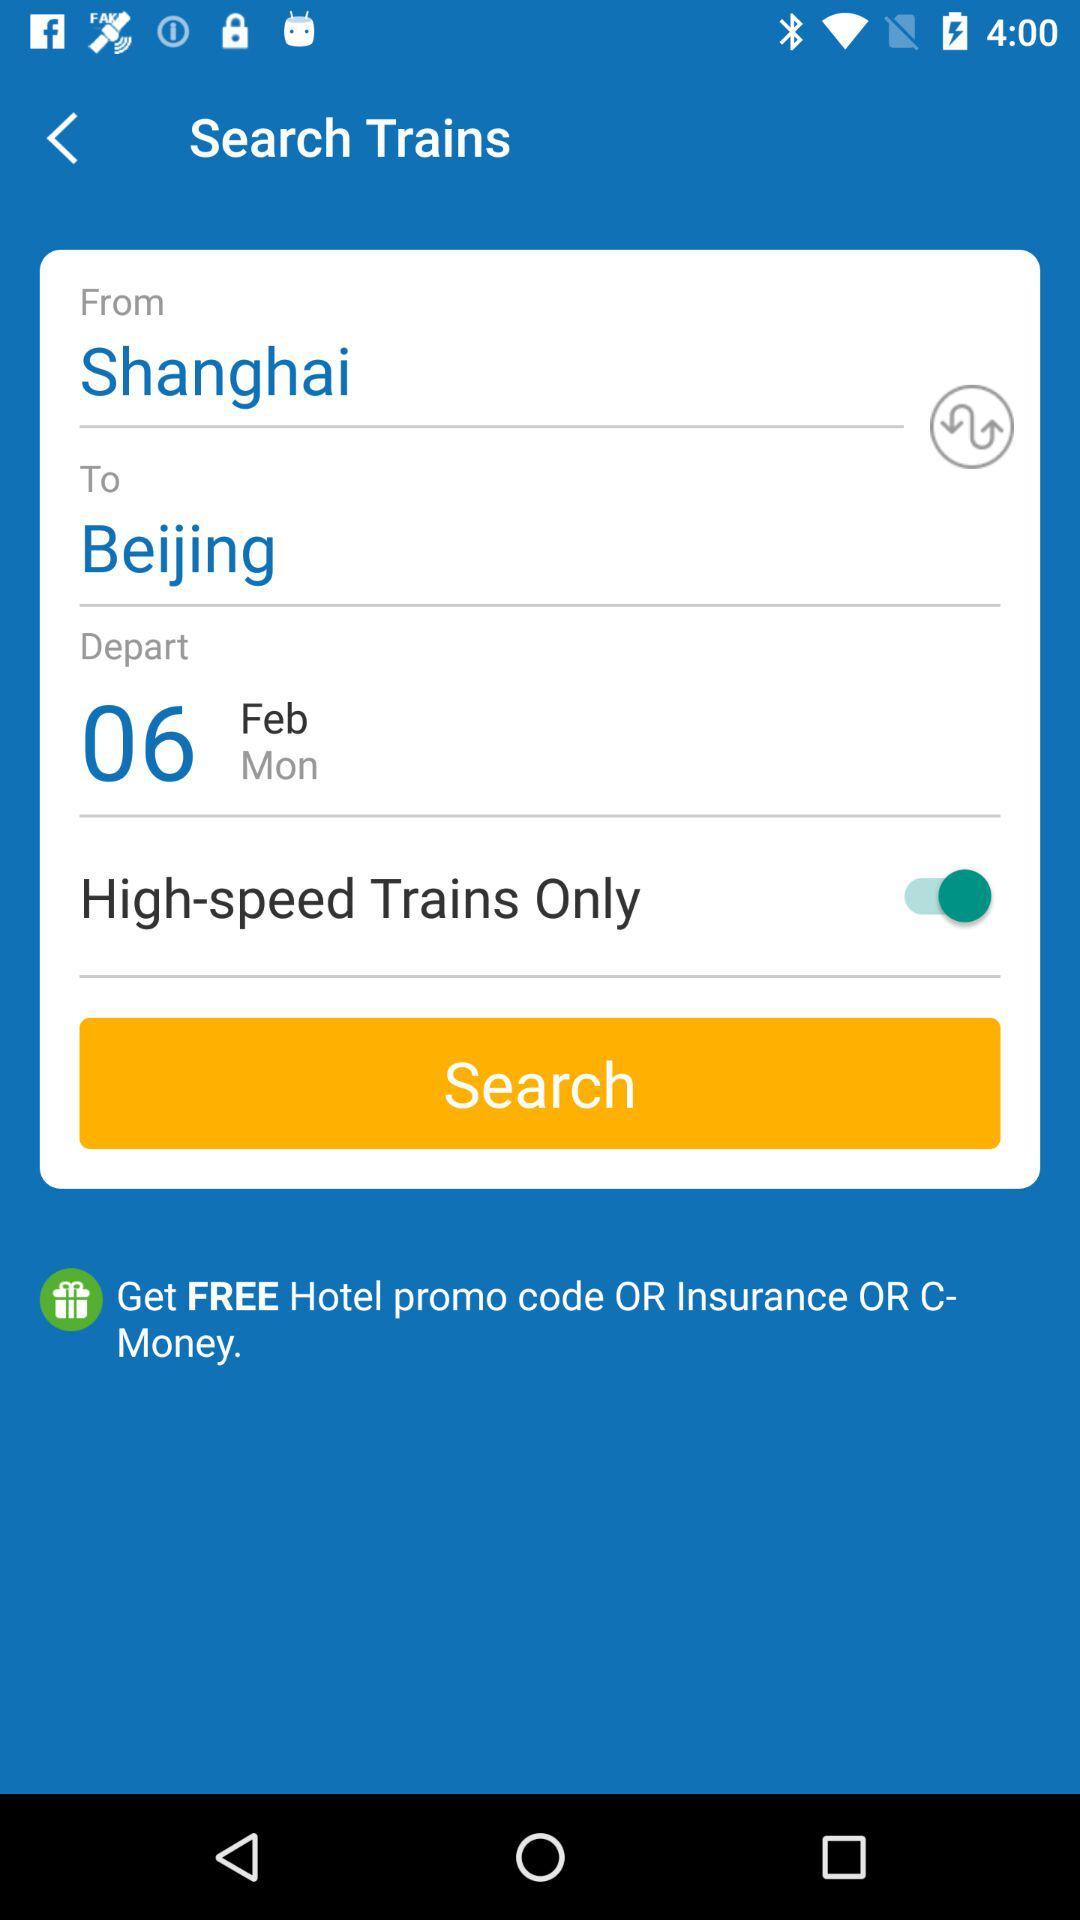 The height and width of the screenshot is (1920, 1080). Describe the element at coordinates (938, 894) in the screenshot. I see `icon on the right` at that location.